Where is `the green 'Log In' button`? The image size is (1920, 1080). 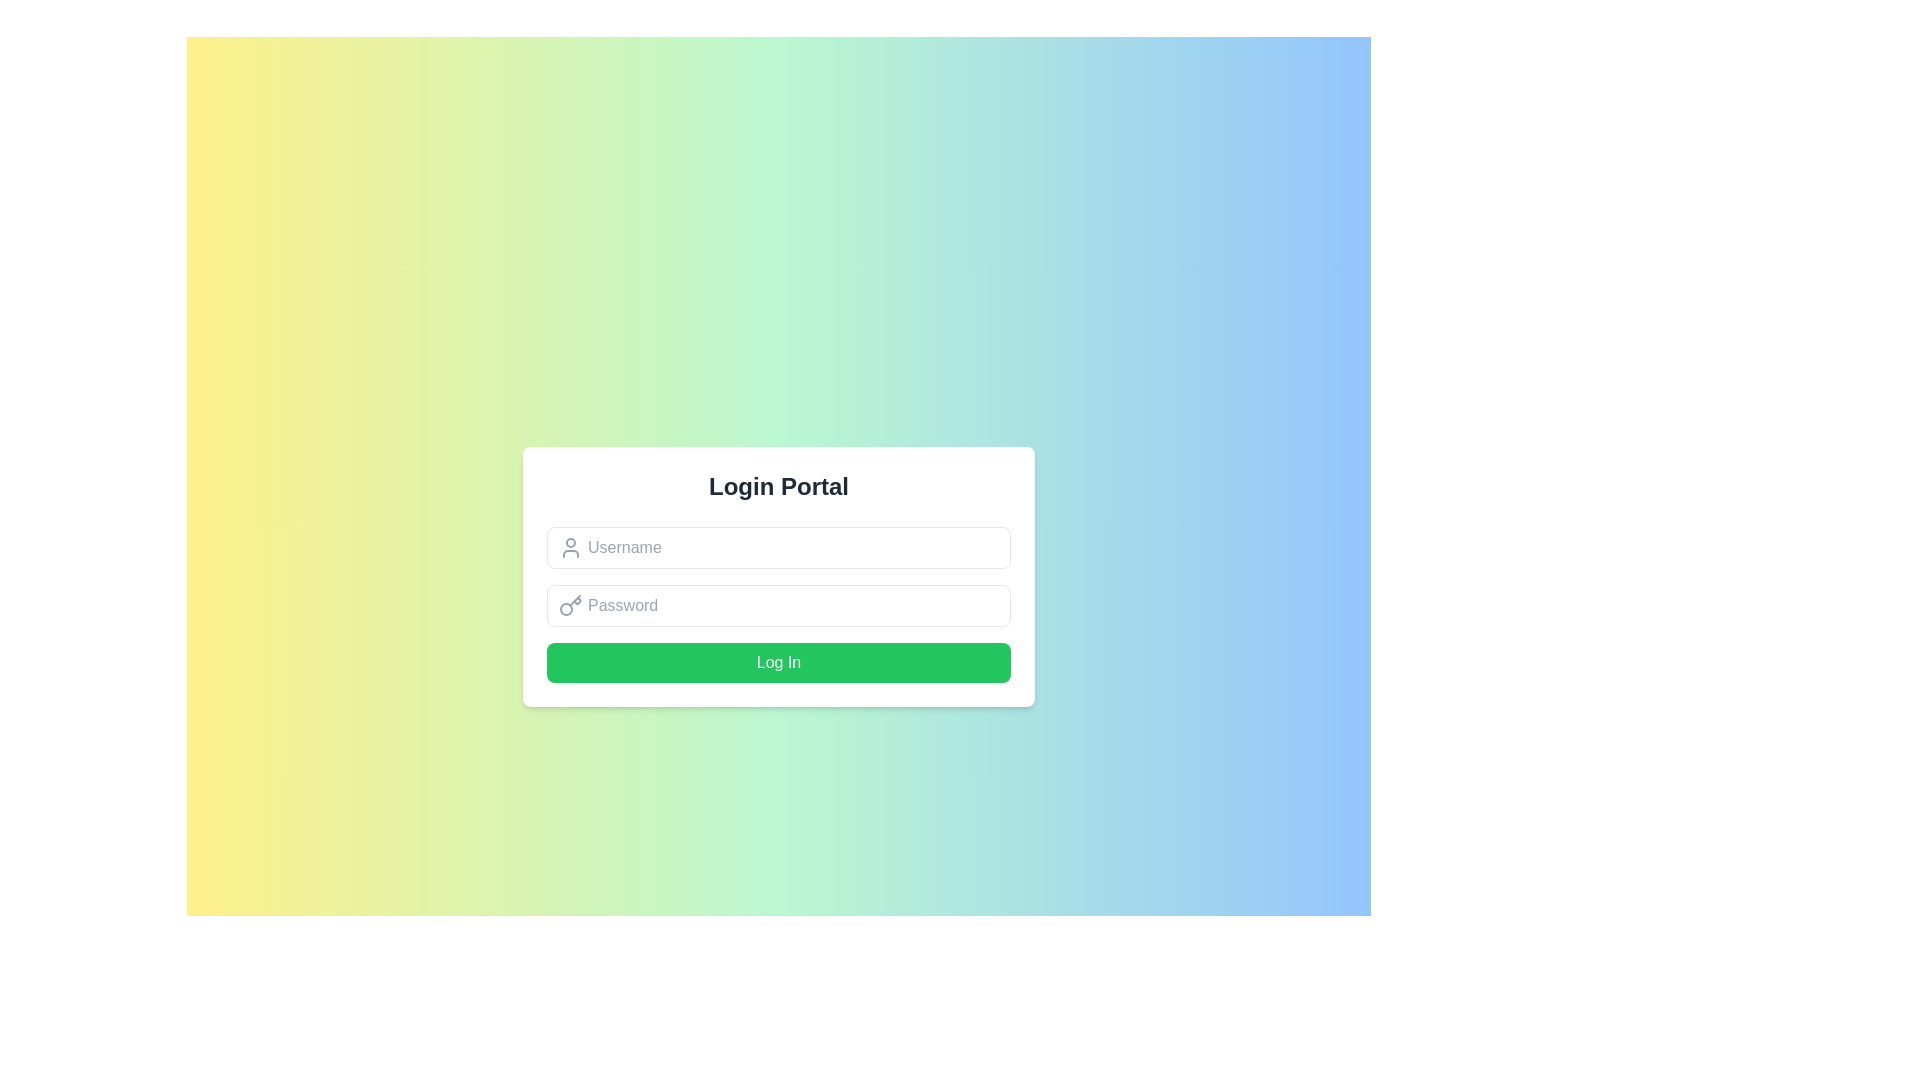 the green 'Log In' button is located at coordinates (777, 663).